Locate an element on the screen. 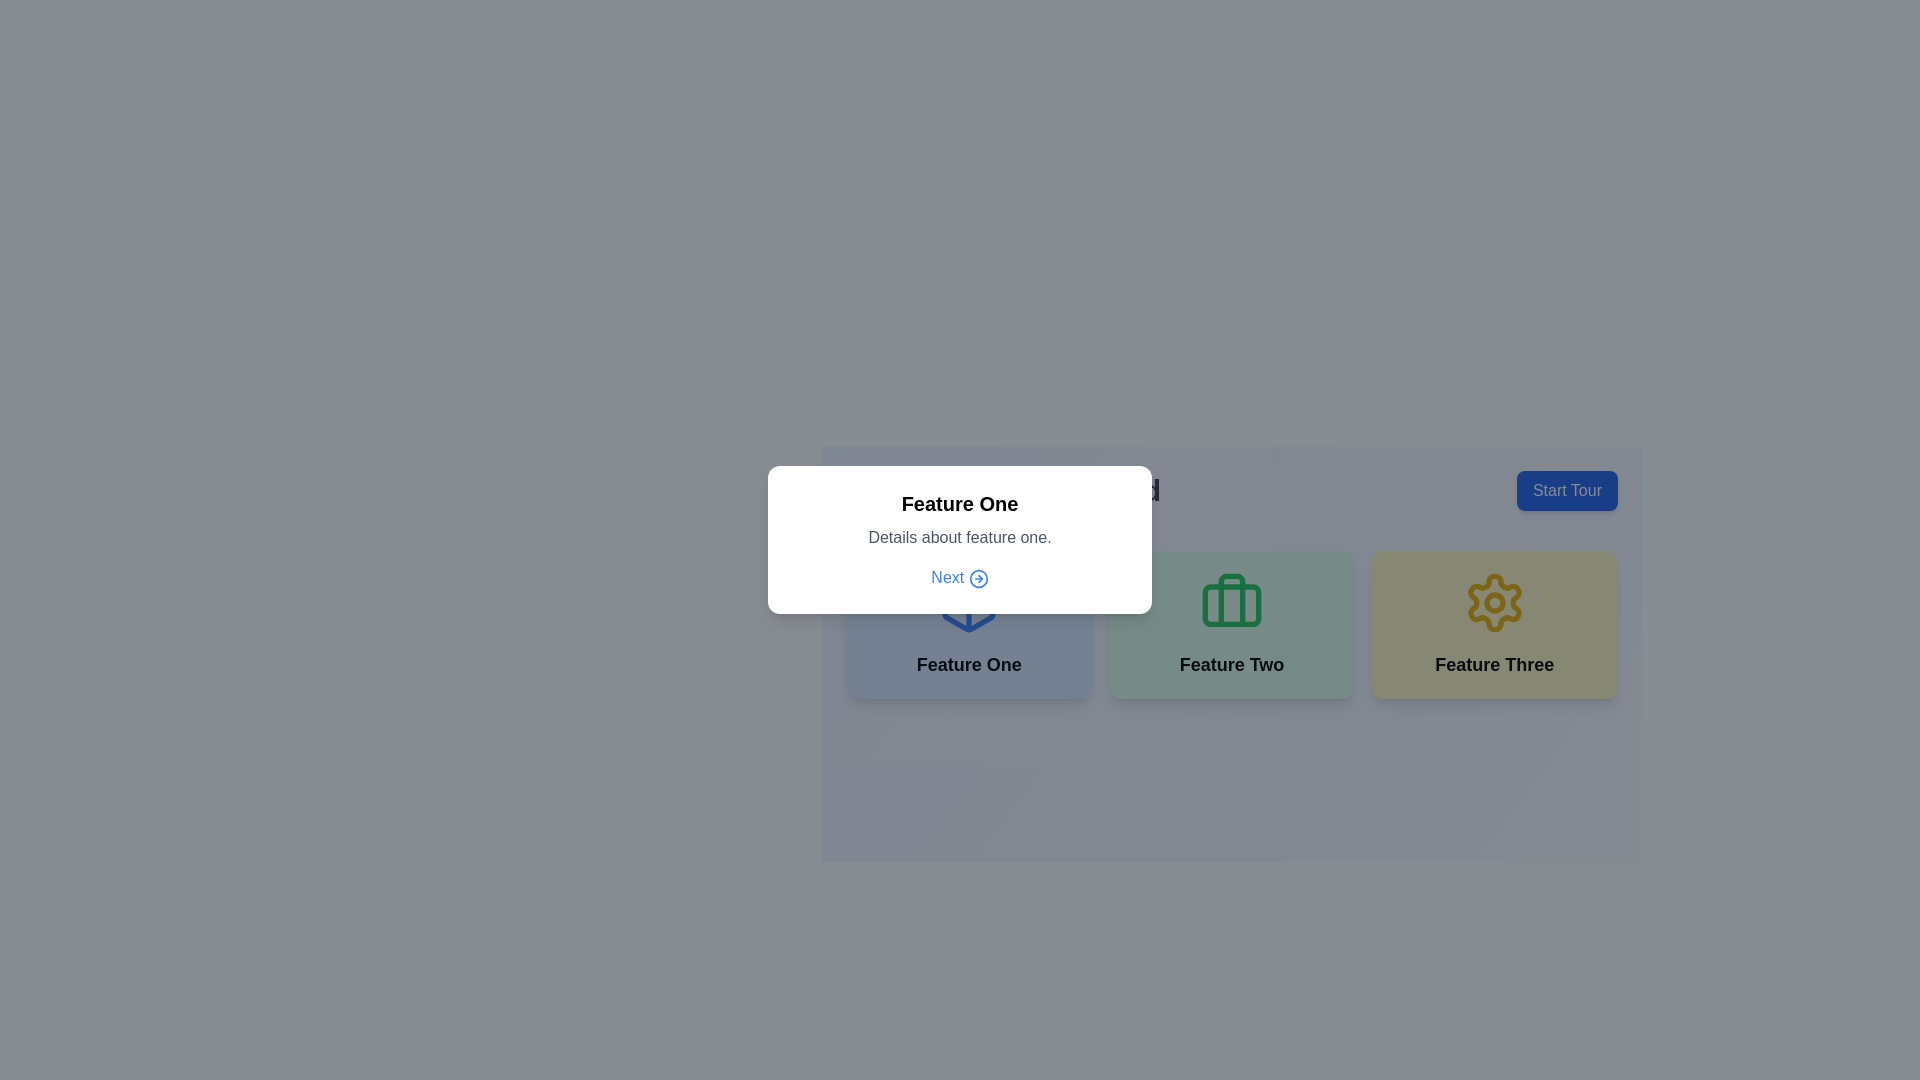  the informational card titled 'Feature One' with the clickable link 'Next' and an arrow icon, located at the center of the modal window is located at coordinates (960, 540).